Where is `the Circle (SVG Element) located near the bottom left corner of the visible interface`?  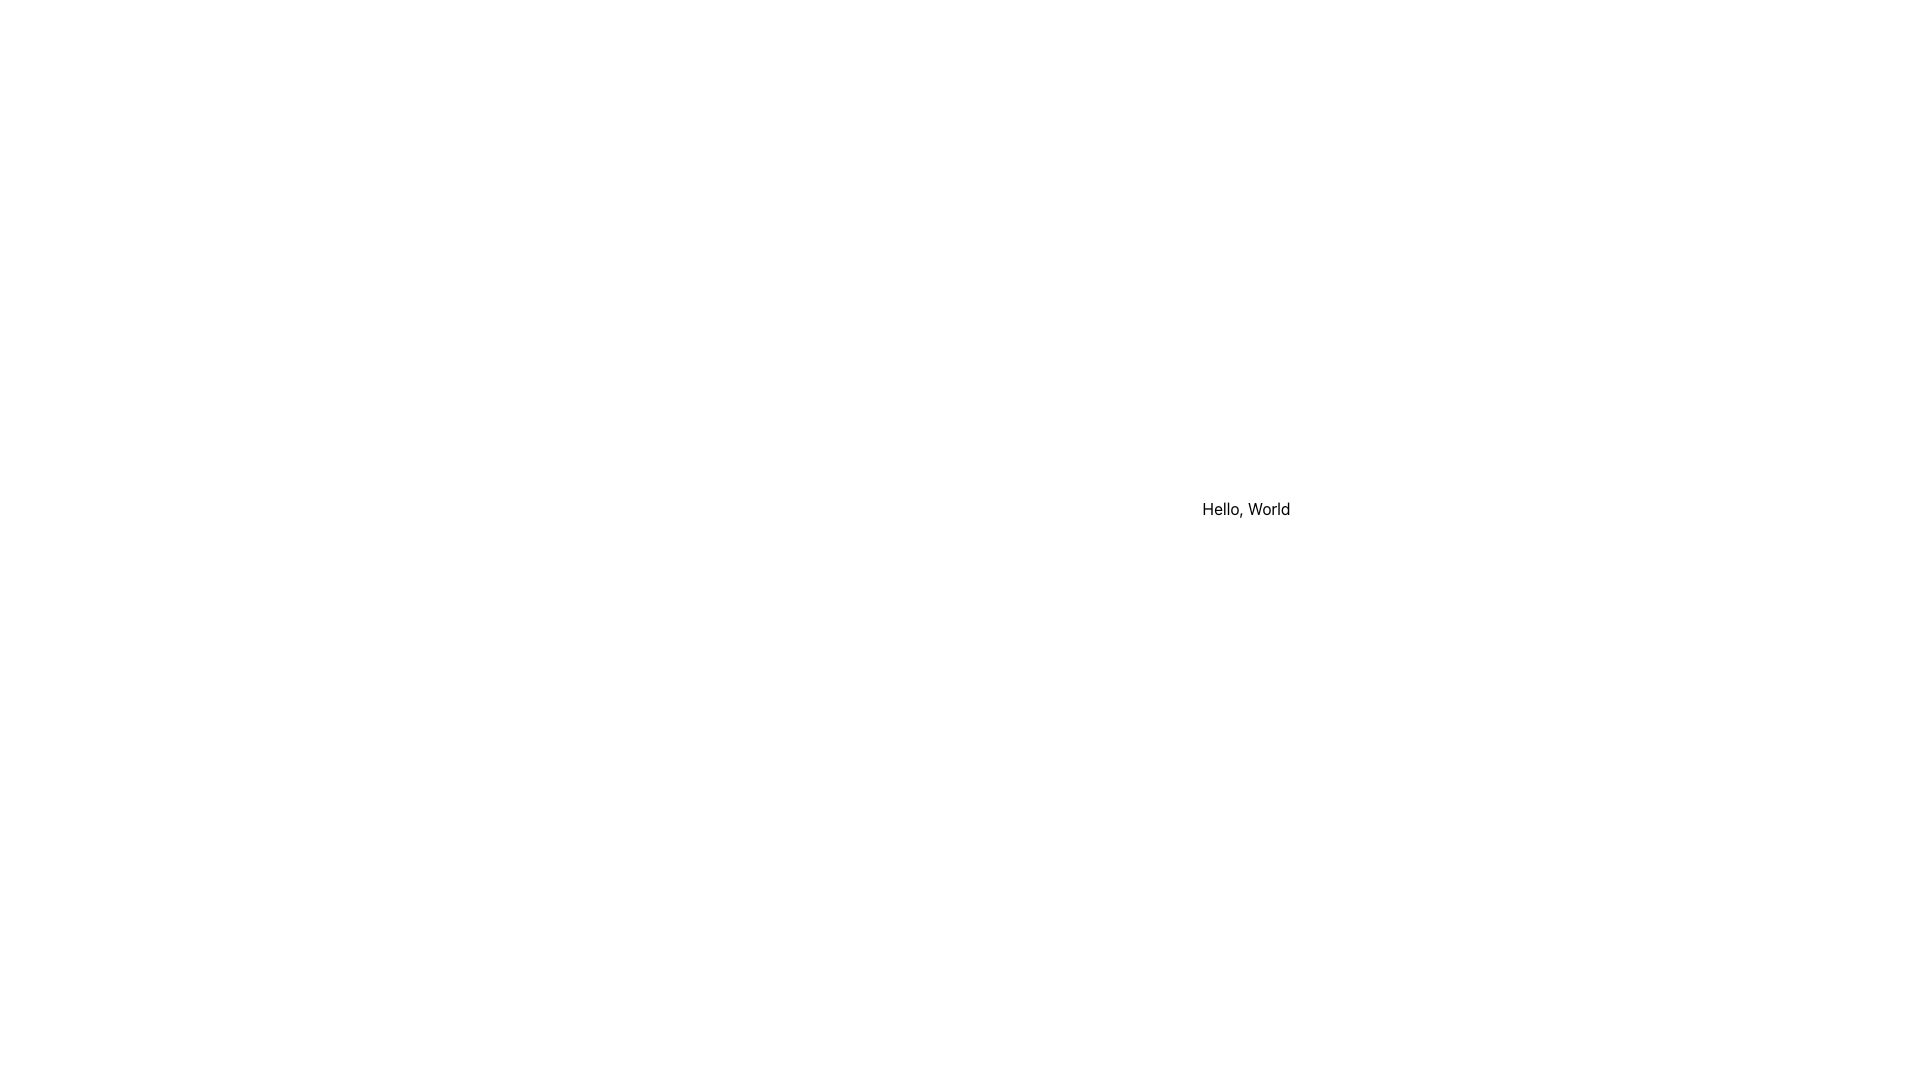
the Circle (SVG Element) located near the bottom left corner of the visible interface is located at coordinates (825, 1037).